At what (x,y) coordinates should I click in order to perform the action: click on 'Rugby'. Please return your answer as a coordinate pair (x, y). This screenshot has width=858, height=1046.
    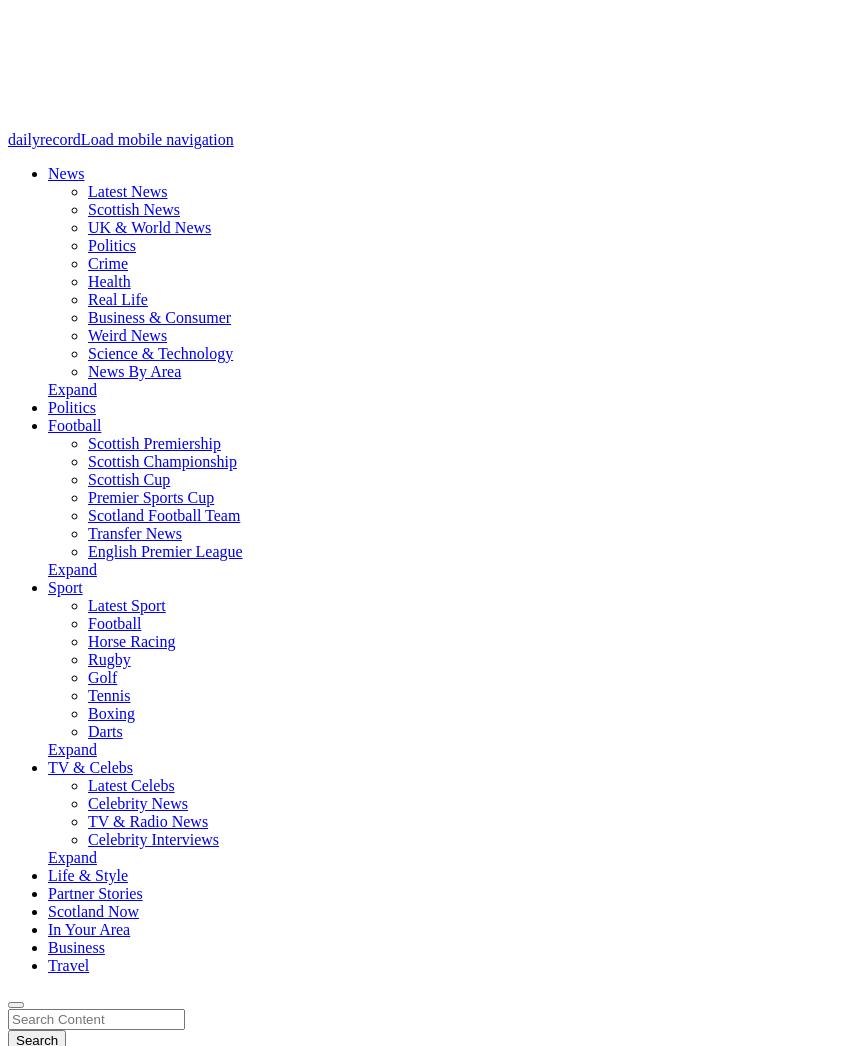
    Looking at the image, I should click on (108, 658).